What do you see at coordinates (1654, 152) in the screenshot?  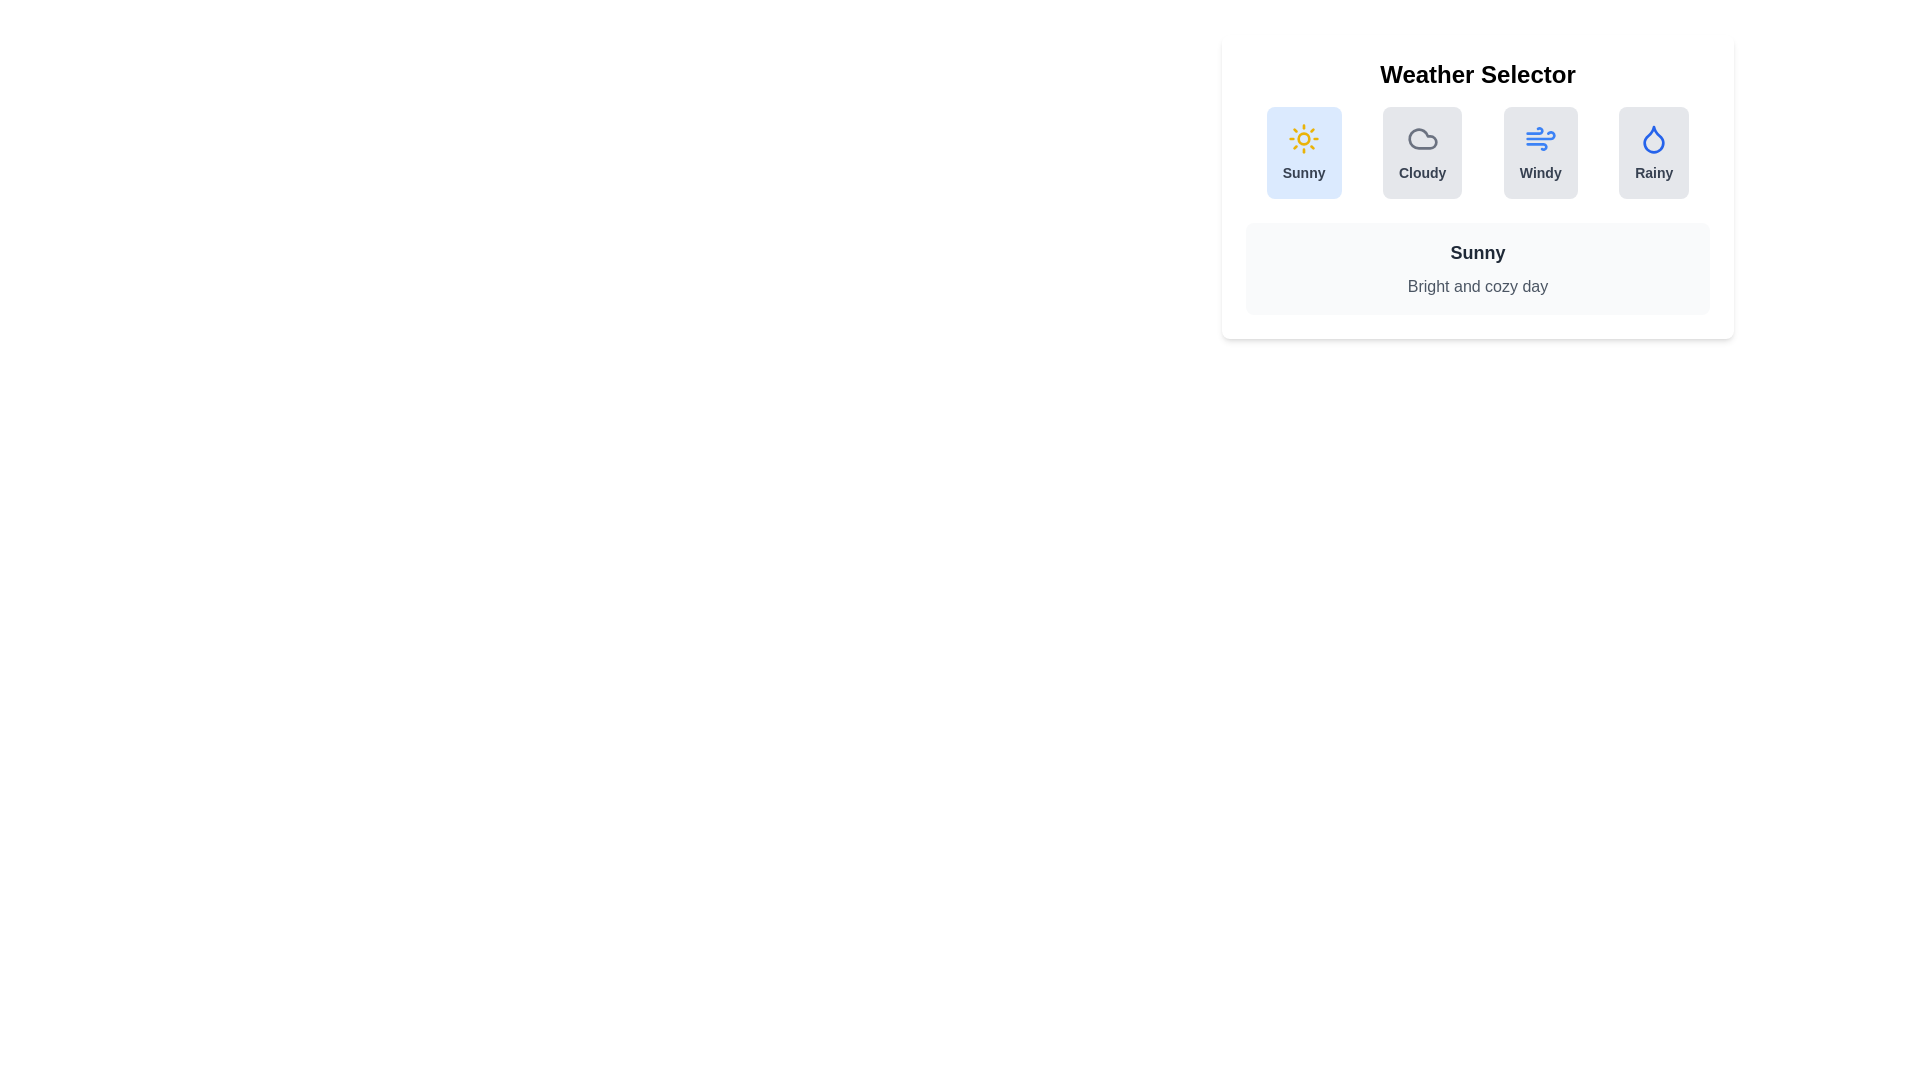 I see `the 'Rainy' weather option button in the weather selection interface` at bounding box center [1654, 152].